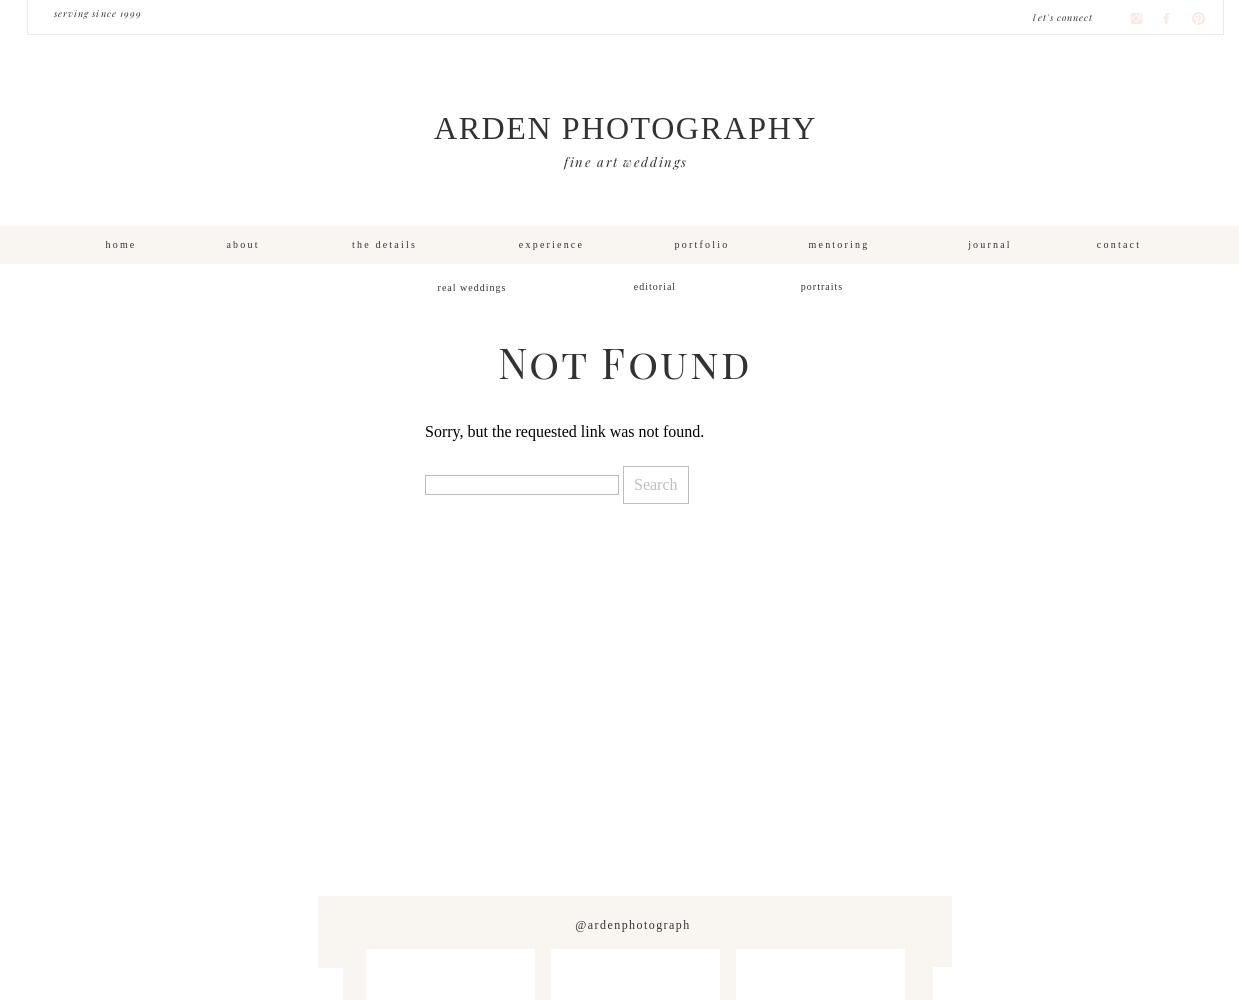  What do you see at coordinates (241, 243) in the screenshot?
I see `'ABOUT'` at bounding box center [241, 243].